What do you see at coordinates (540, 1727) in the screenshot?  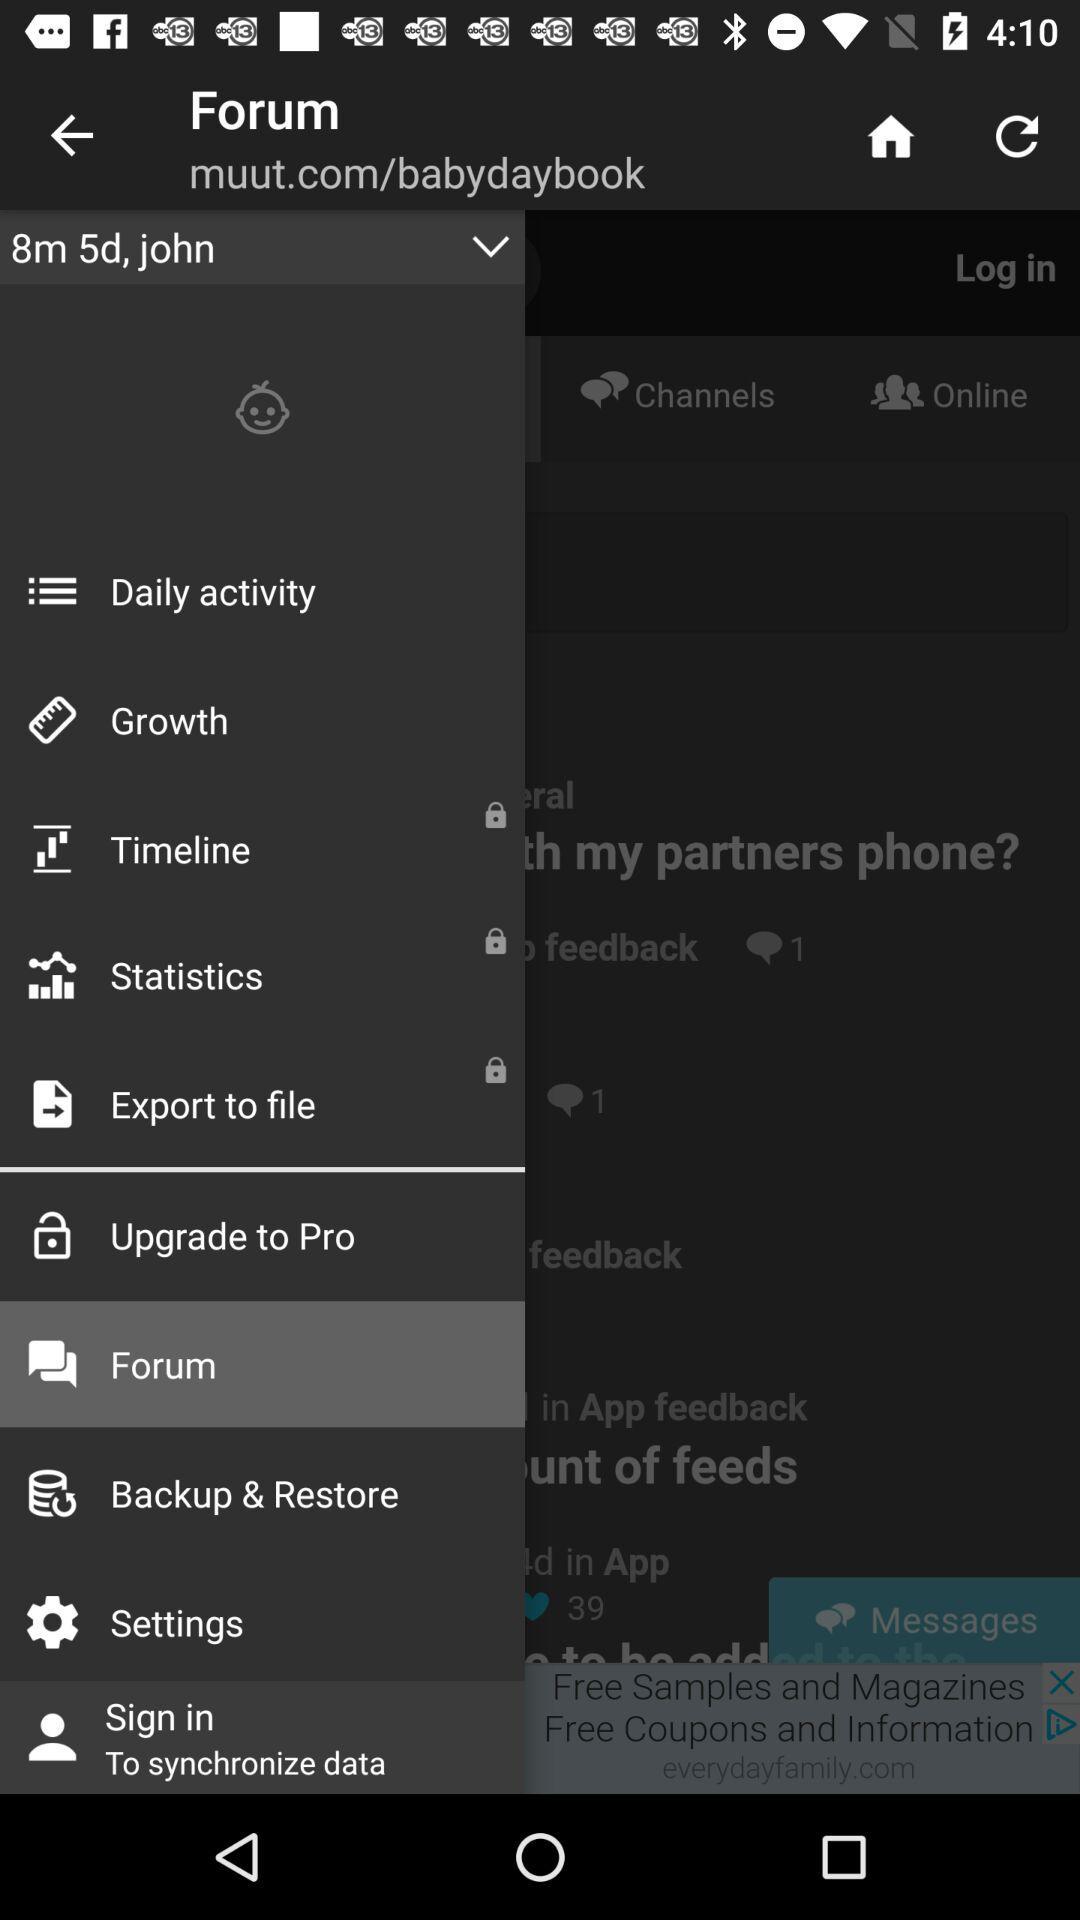 I see `open account sign in page` at bounding box center [540, 1727].